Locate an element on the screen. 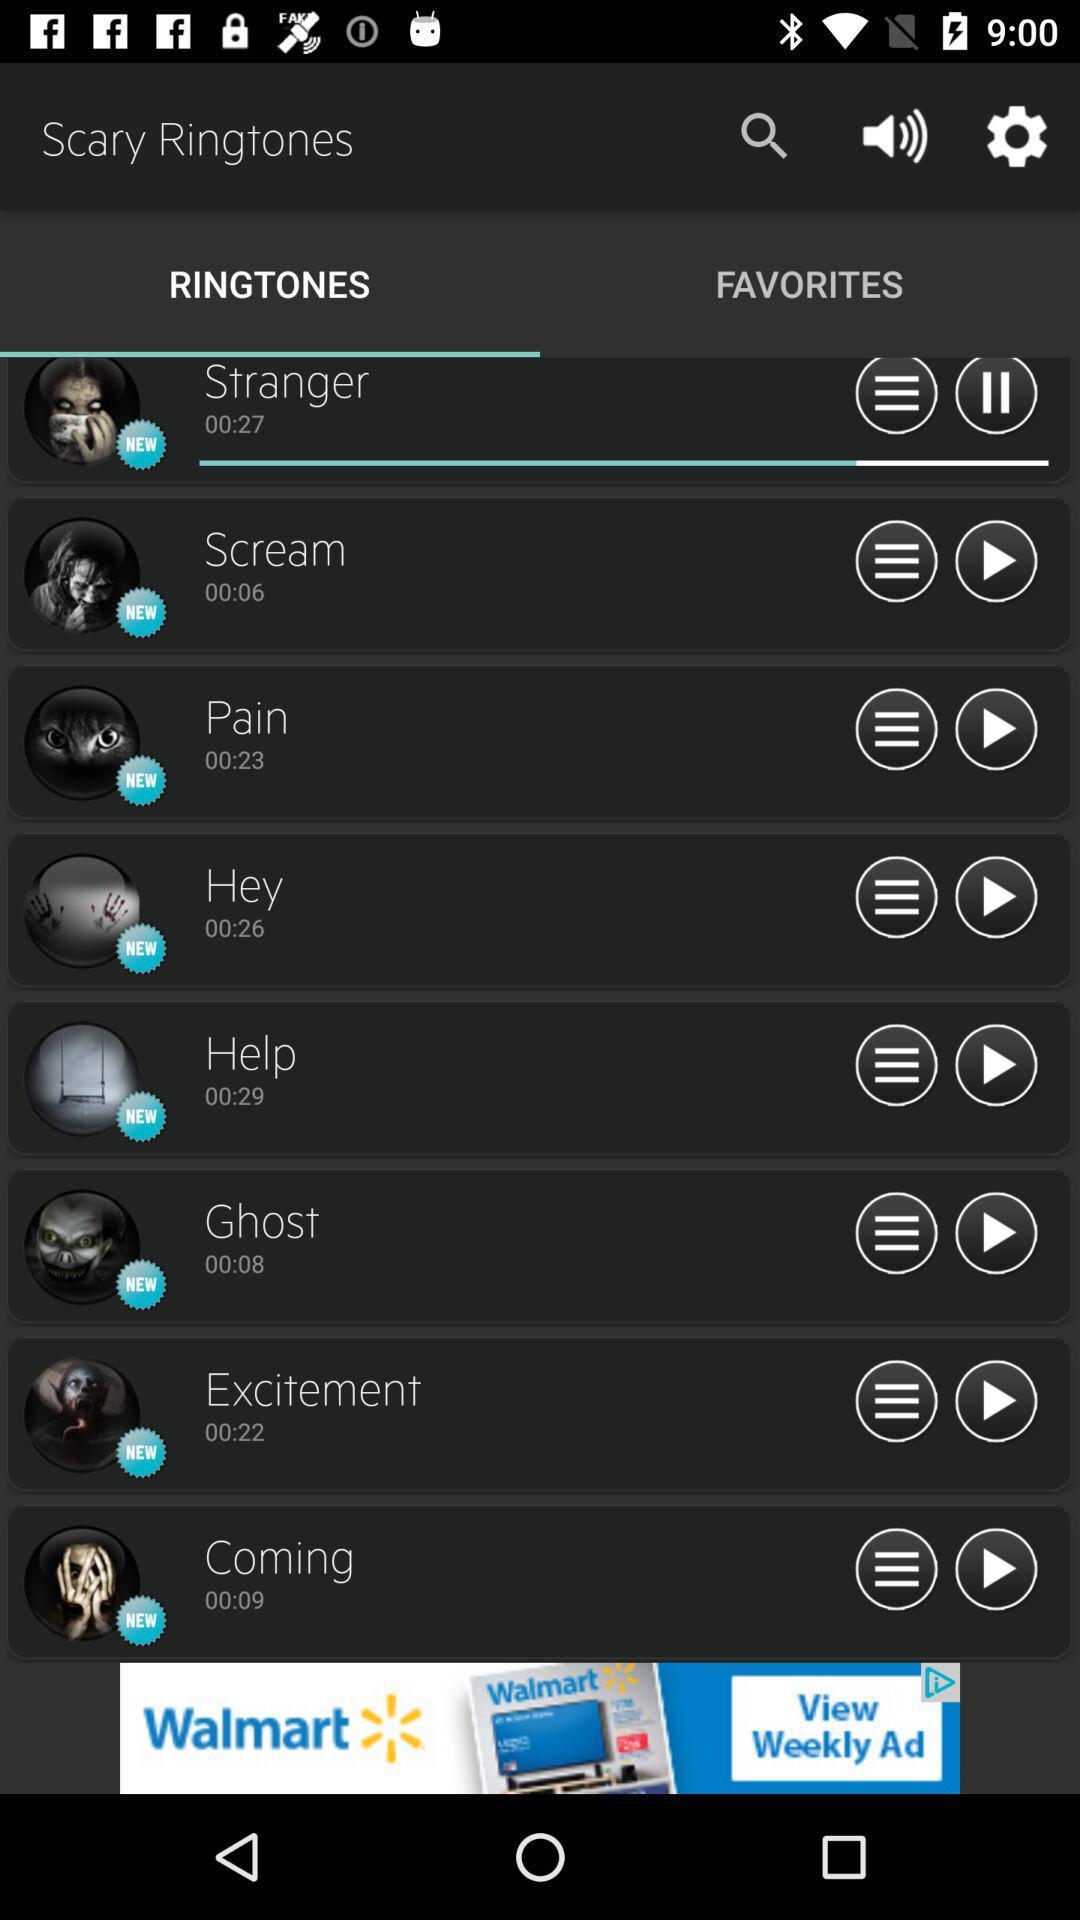 The width and height of the screenshot is (1080, 1920). the audio play is located at coordinates (995, 1401).